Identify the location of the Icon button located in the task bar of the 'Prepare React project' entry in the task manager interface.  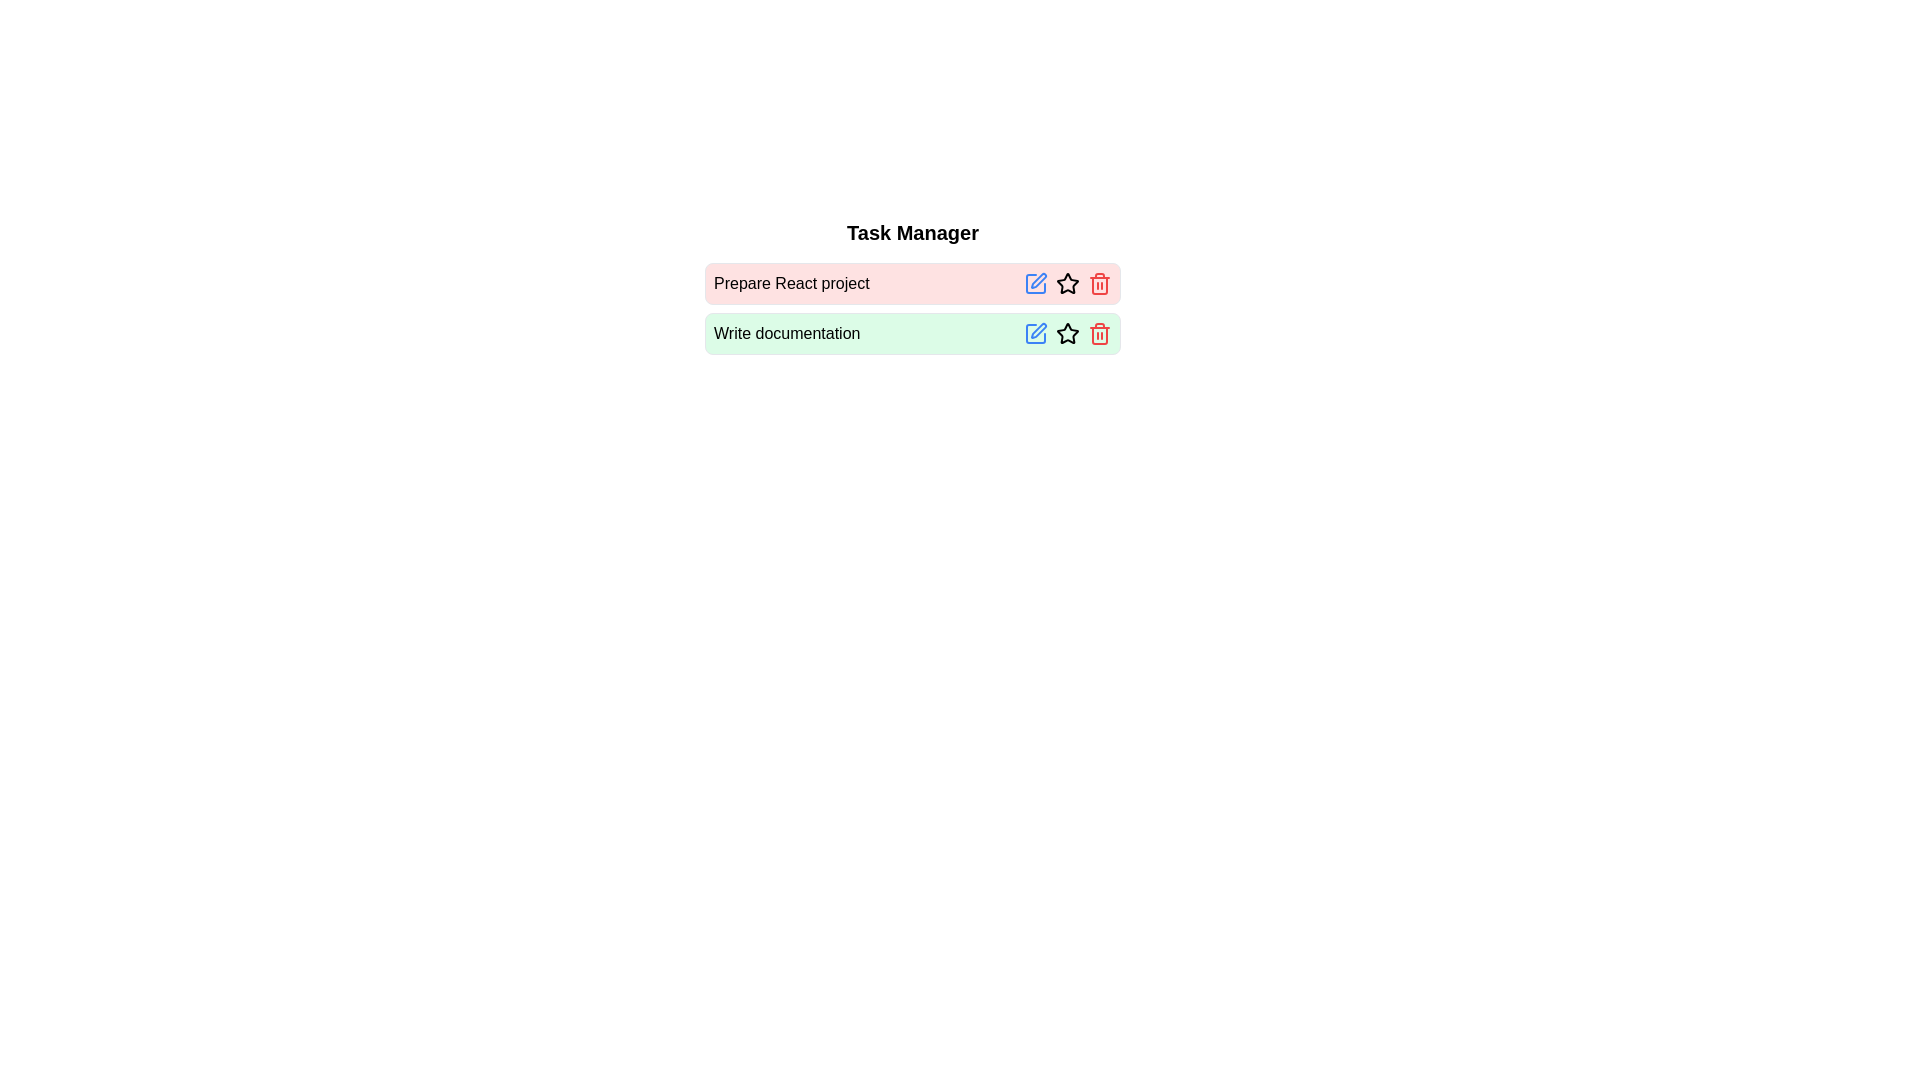
(1067, 284).